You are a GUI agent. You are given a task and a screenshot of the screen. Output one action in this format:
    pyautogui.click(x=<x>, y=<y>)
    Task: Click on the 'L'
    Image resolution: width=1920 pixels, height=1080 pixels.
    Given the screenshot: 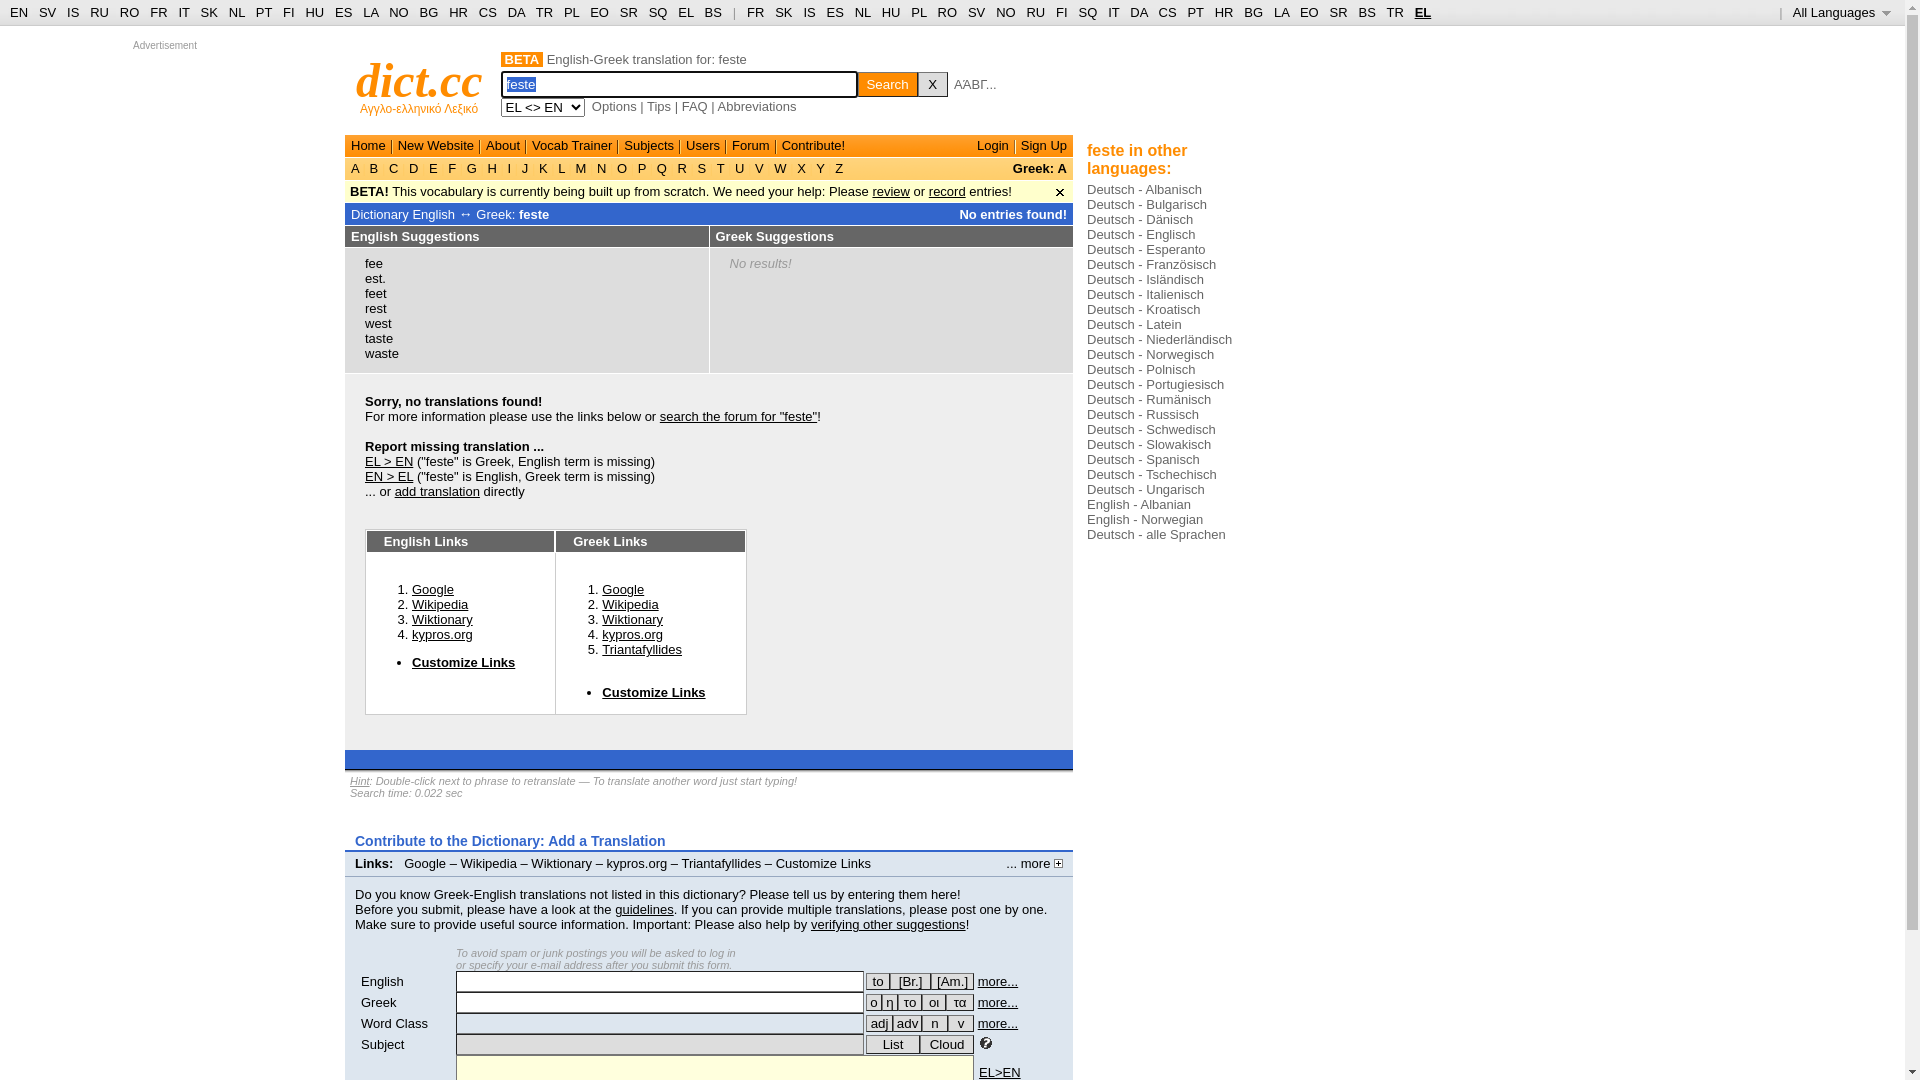 What is the action you would take?
    pyautogui.click(x=560, y=167)
    